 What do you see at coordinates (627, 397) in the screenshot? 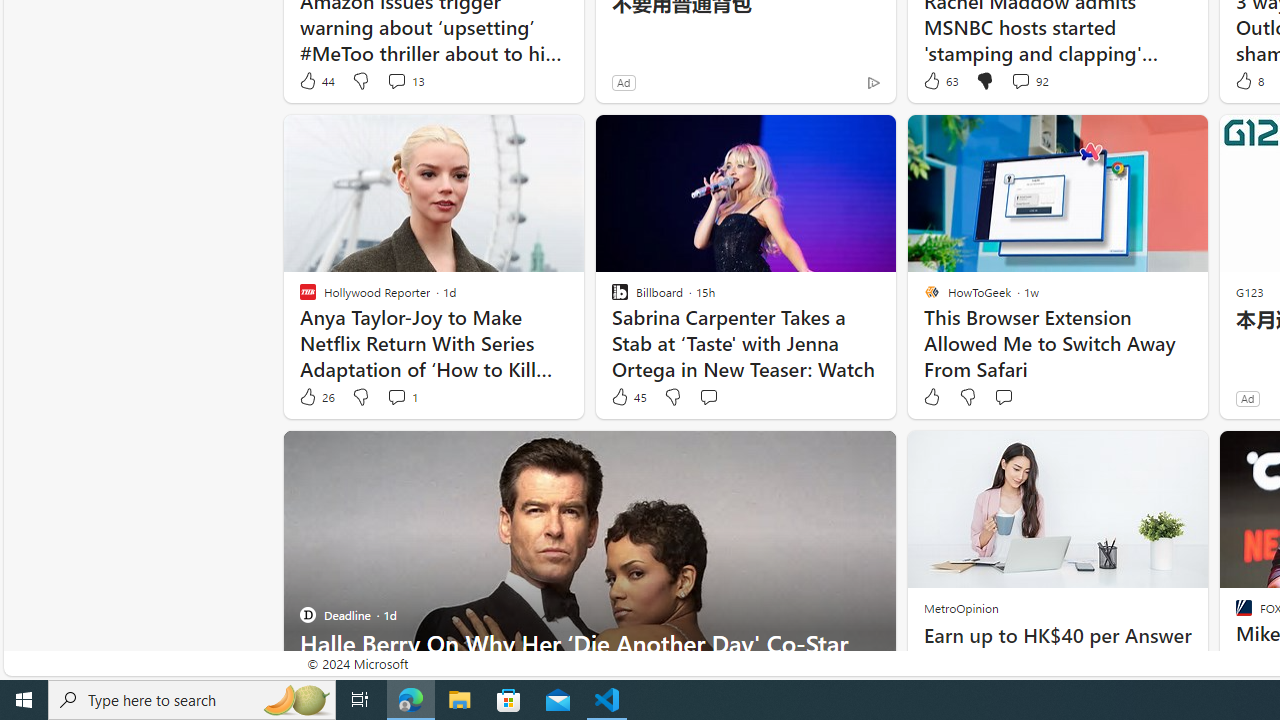
I see `'45 Like'` at bounding box center [627, 397].